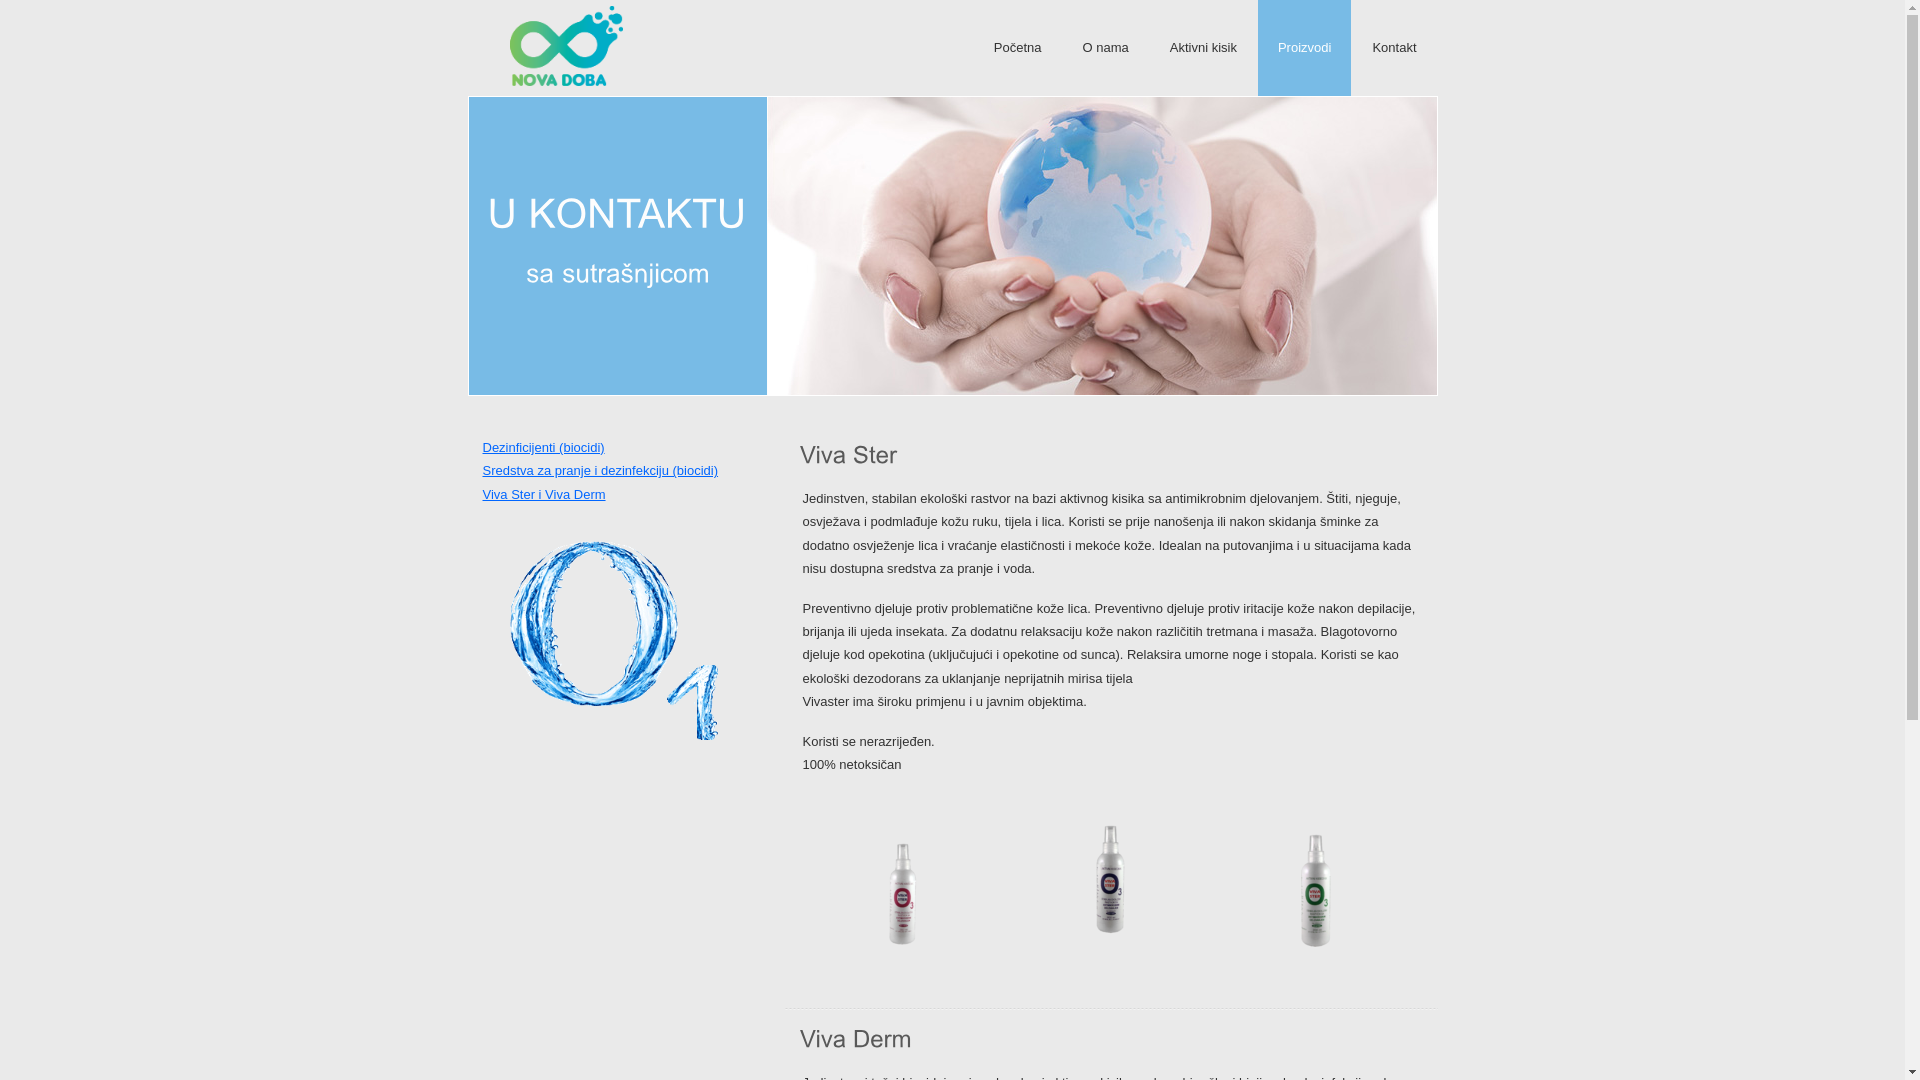 The height and width of the screenshot is (1080, 1920). I want to click on 'Viva Ster i Viva Derm', so click(543, 494).